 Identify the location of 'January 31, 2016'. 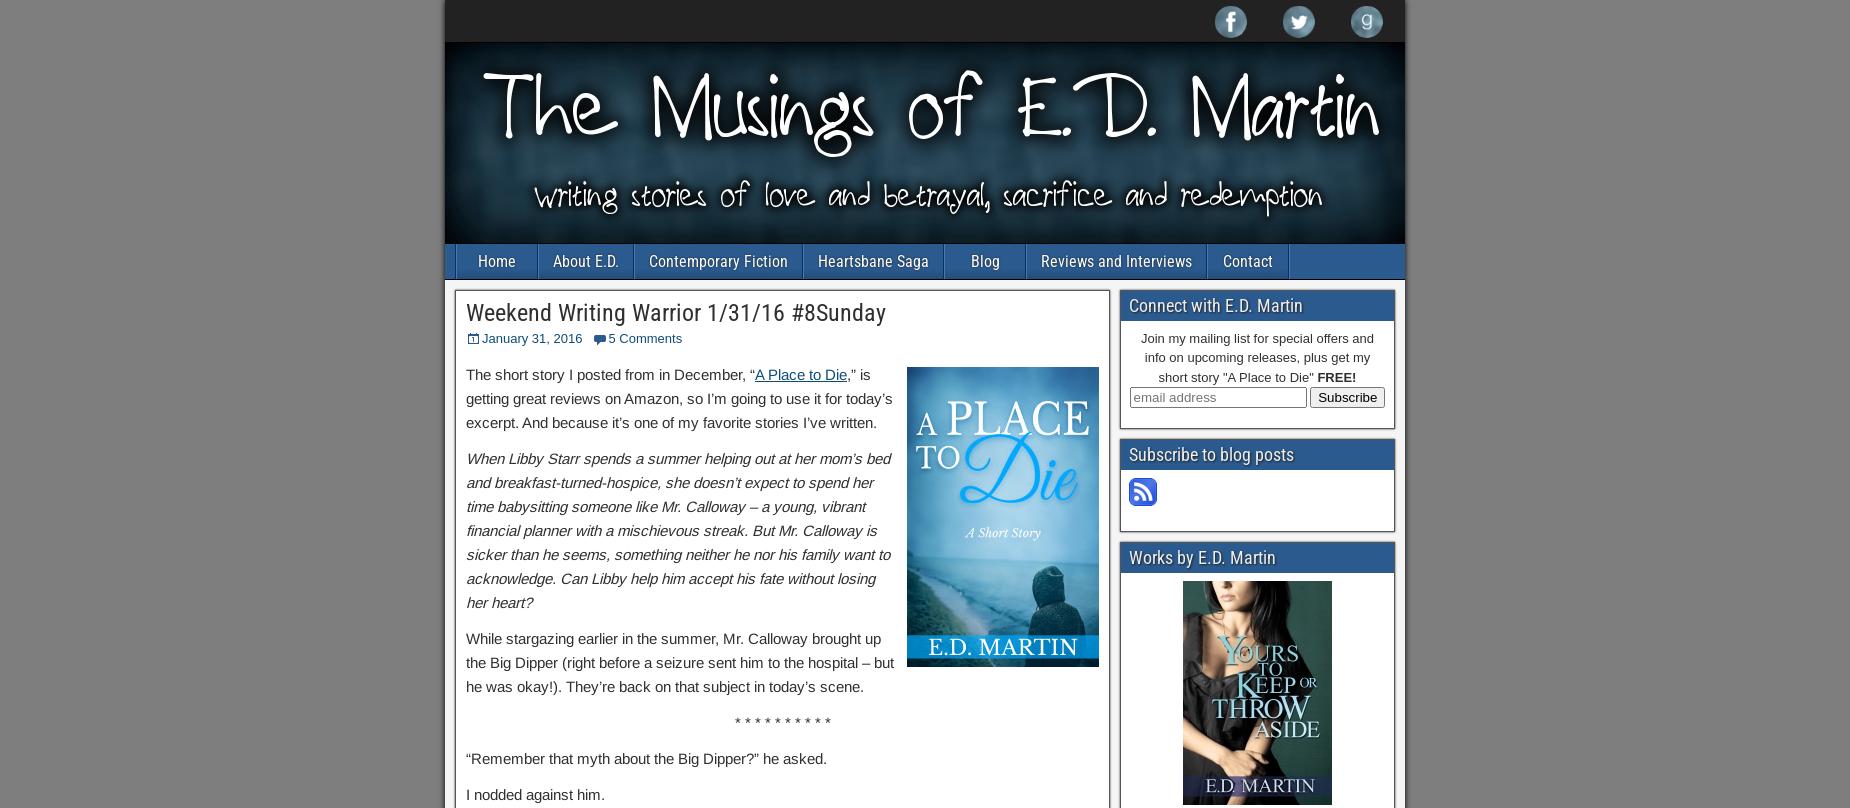
(532, 337).